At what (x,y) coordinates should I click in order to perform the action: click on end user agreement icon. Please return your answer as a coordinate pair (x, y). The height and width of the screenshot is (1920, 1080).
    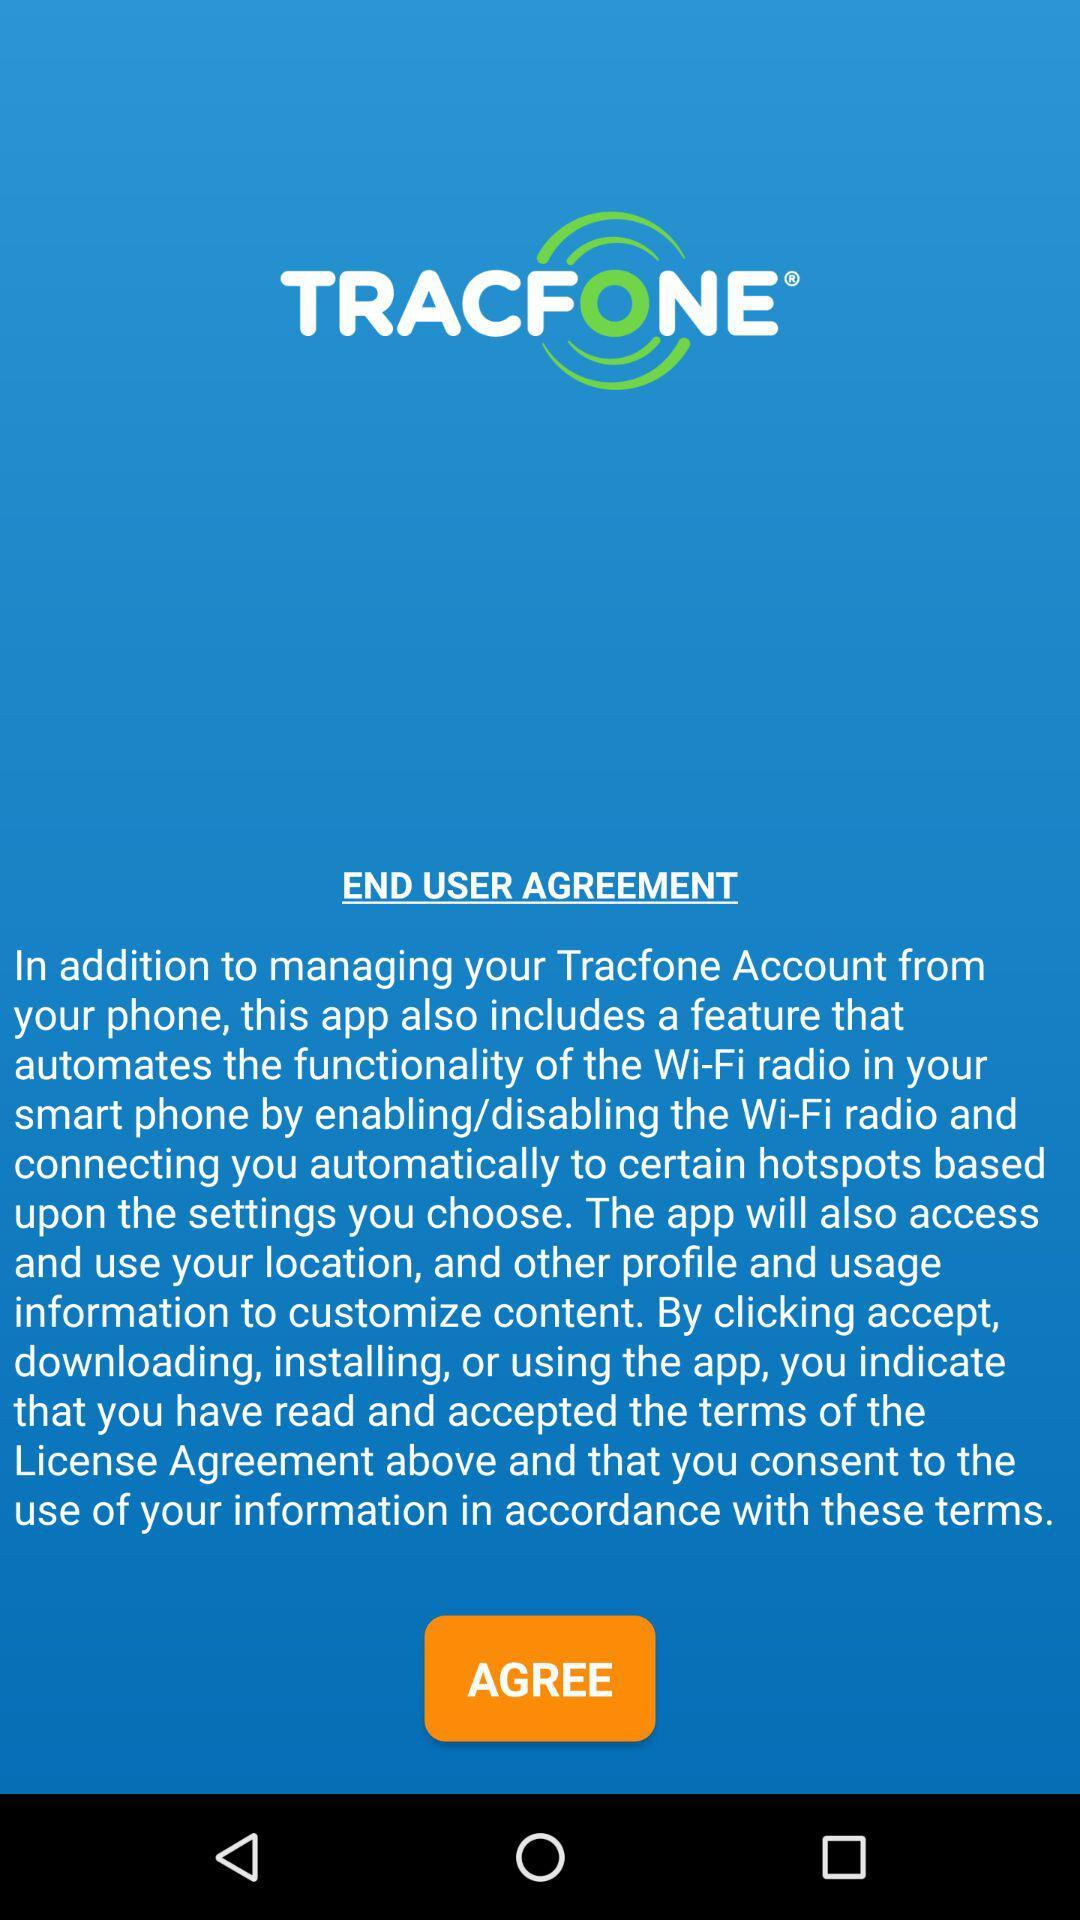
    Looking at the image, I should click on (540, 883).